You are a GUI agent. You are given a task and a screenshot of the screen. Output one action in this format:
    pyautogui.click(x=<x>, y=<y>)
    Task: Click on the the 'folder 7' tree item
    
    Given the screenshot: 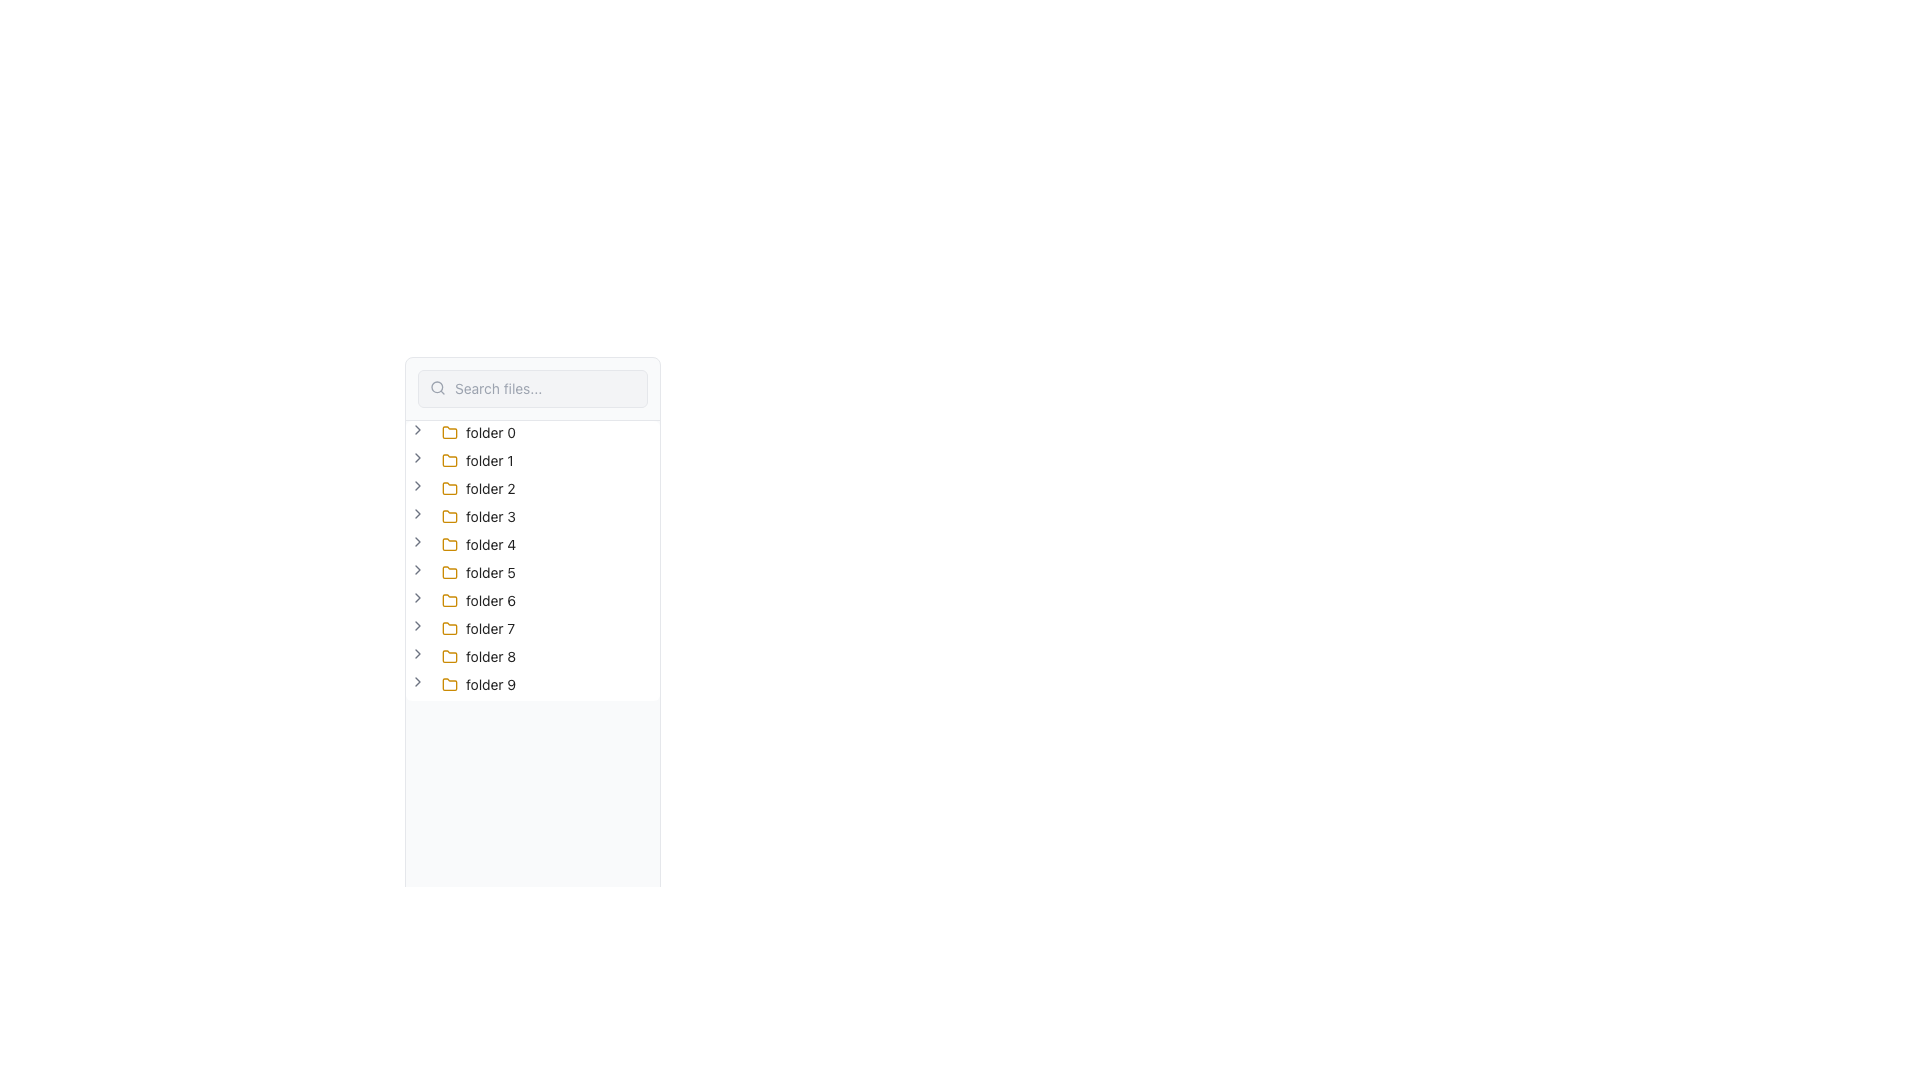 What is the action you would take?
    pyautogui.click(x=463, y=627)
    